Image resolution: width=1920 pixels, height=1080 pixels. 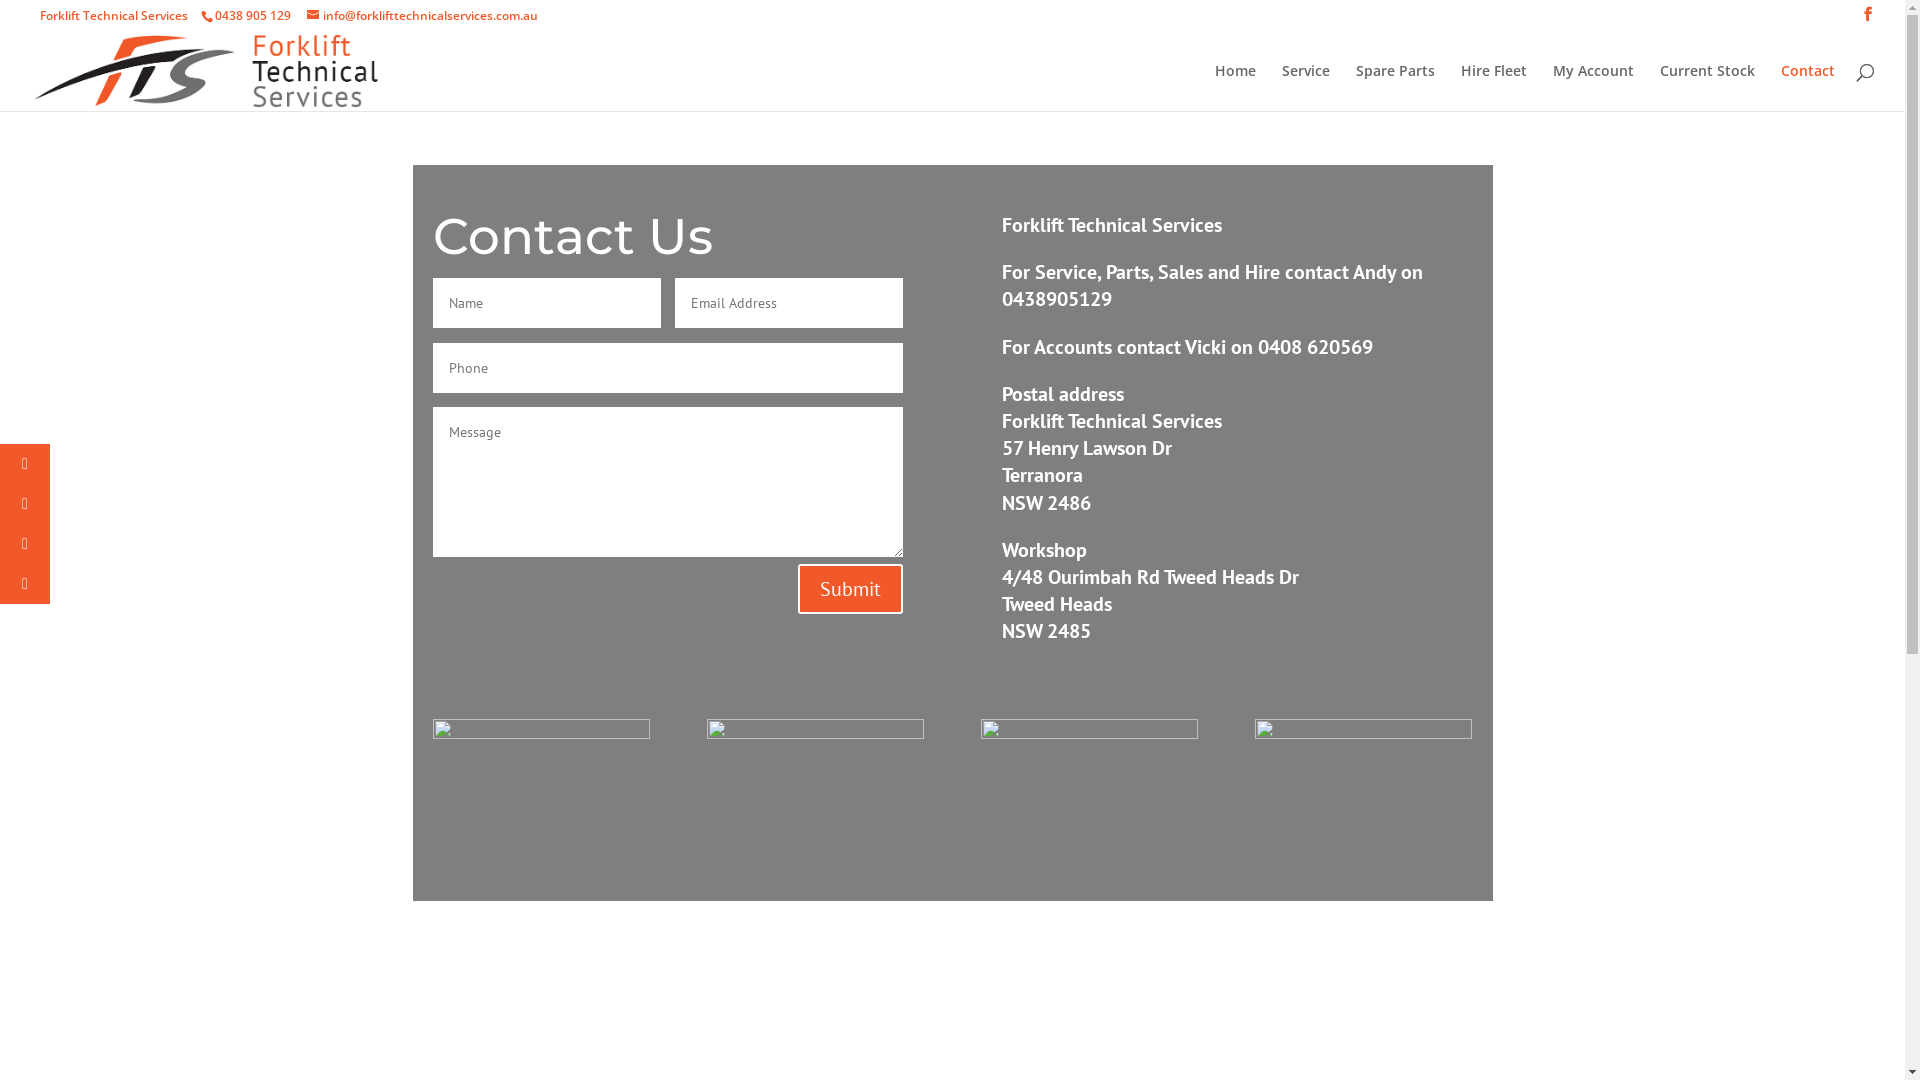 I want to click on 'Hire Fleet', so click(x=1493, y=86).